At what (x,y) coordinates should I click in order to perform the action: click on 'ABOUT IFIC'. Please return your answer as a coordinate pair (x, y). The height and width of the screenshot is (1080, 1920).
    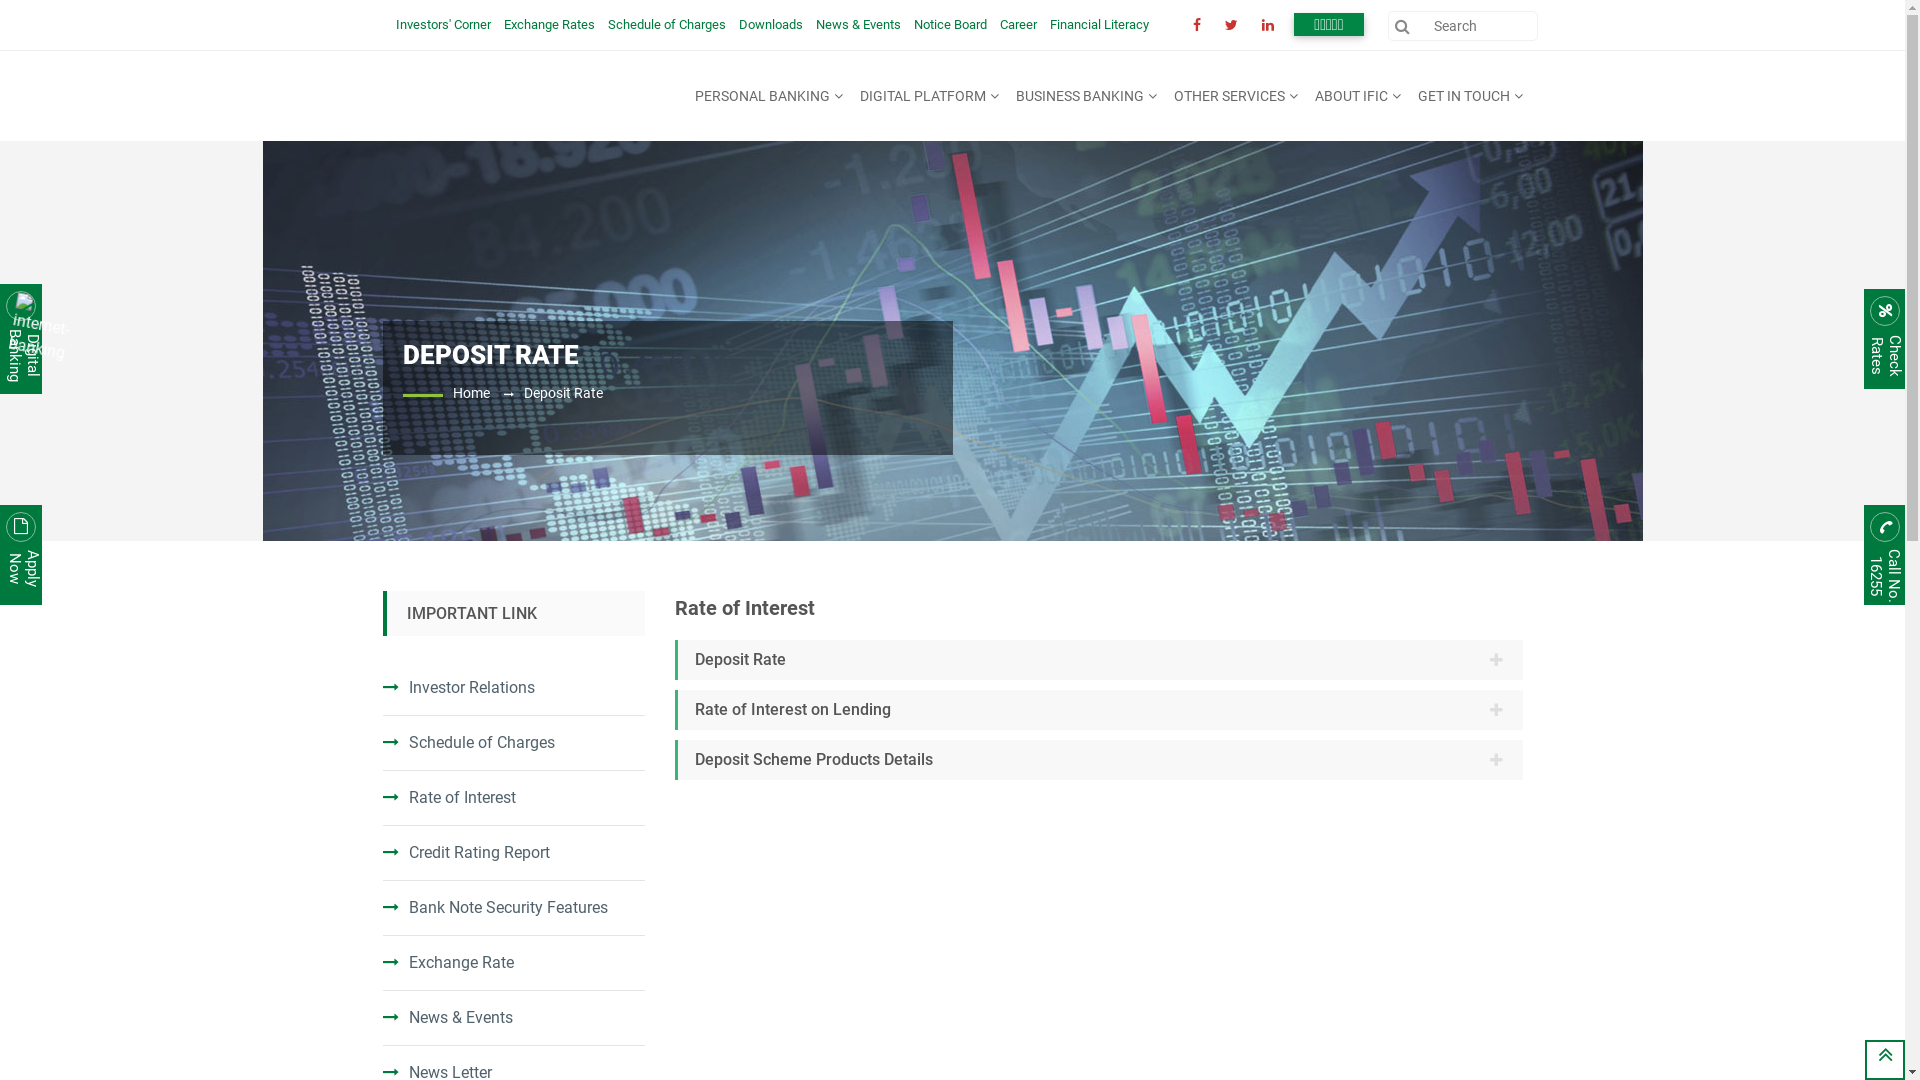
    Looking at the image, I should click on (1359, 96).